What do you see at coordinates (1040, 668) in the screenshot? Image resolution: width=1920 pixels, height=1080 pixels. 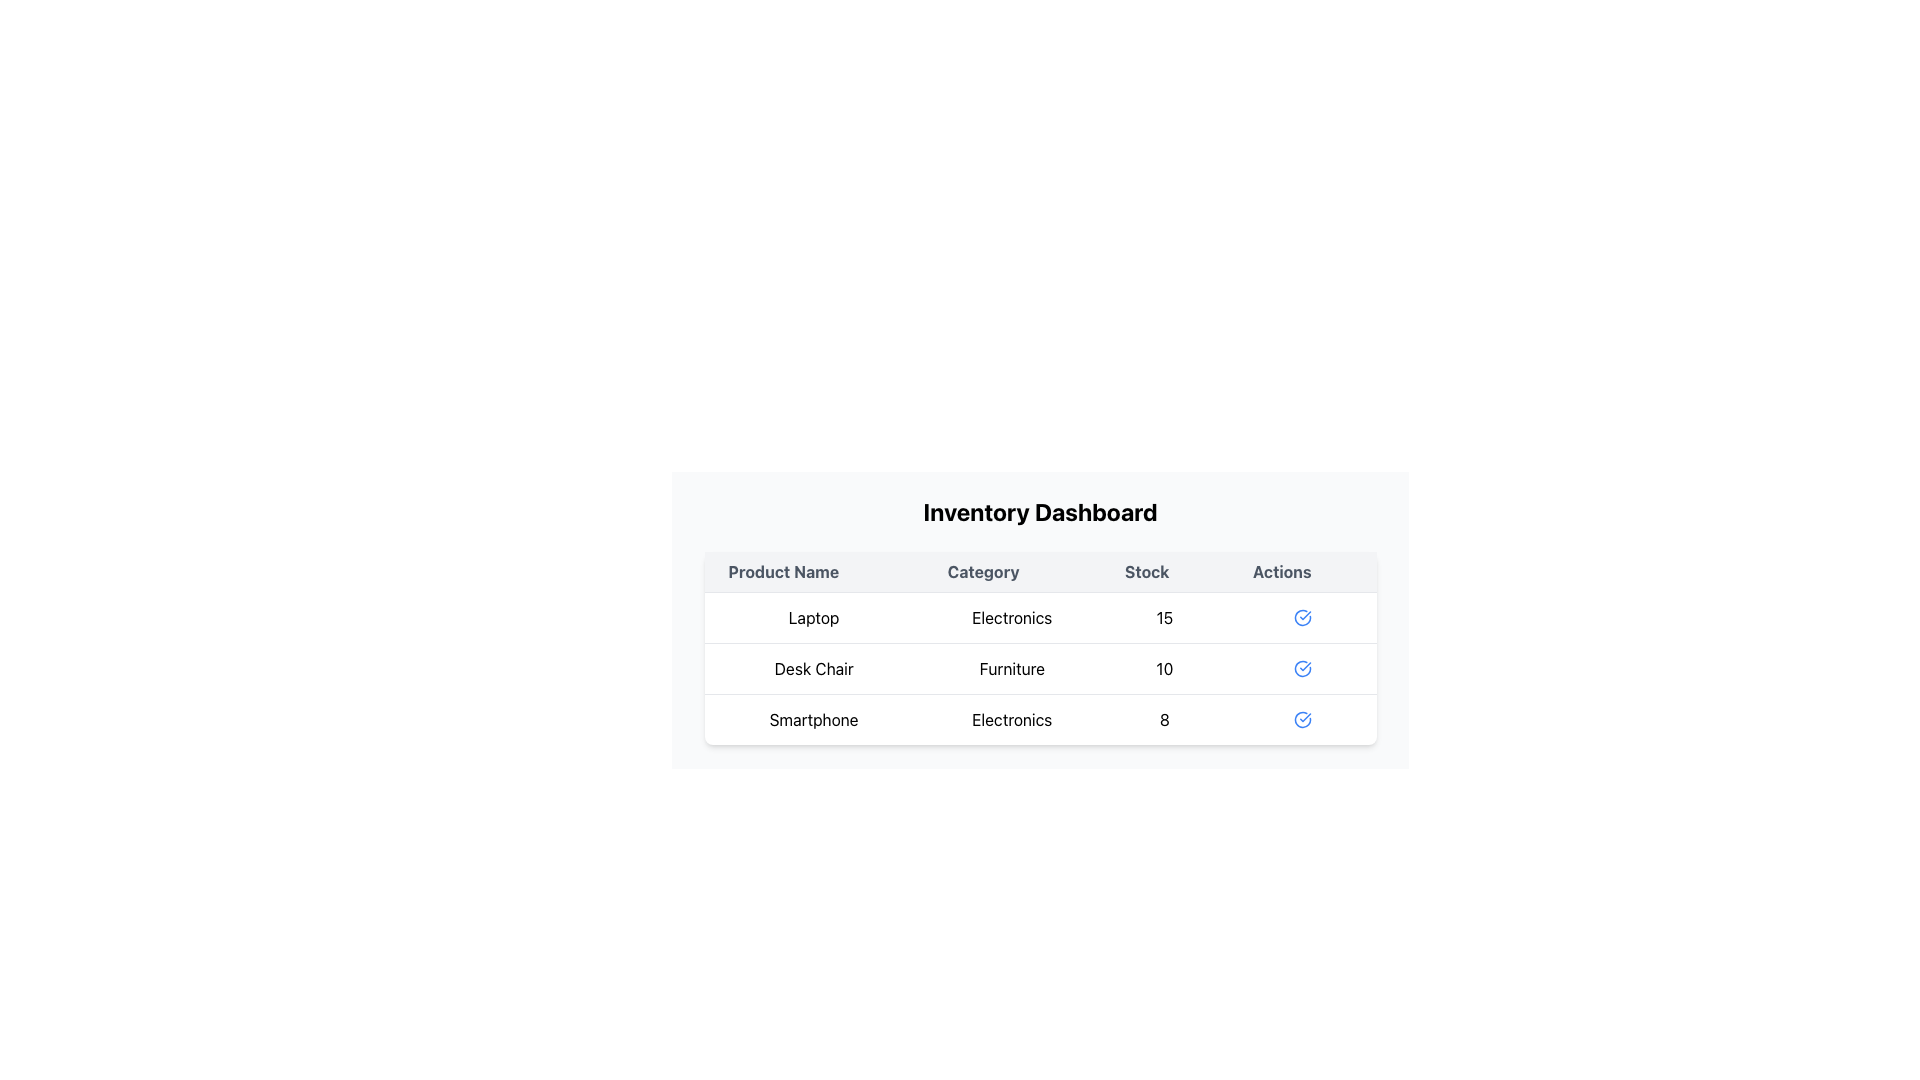 I see `the second row of the inventory table displaying product details, which includes columns for 'Product Name', 'Category', 'Stock', and 'Actions'` at bounding box center [1040, 668].